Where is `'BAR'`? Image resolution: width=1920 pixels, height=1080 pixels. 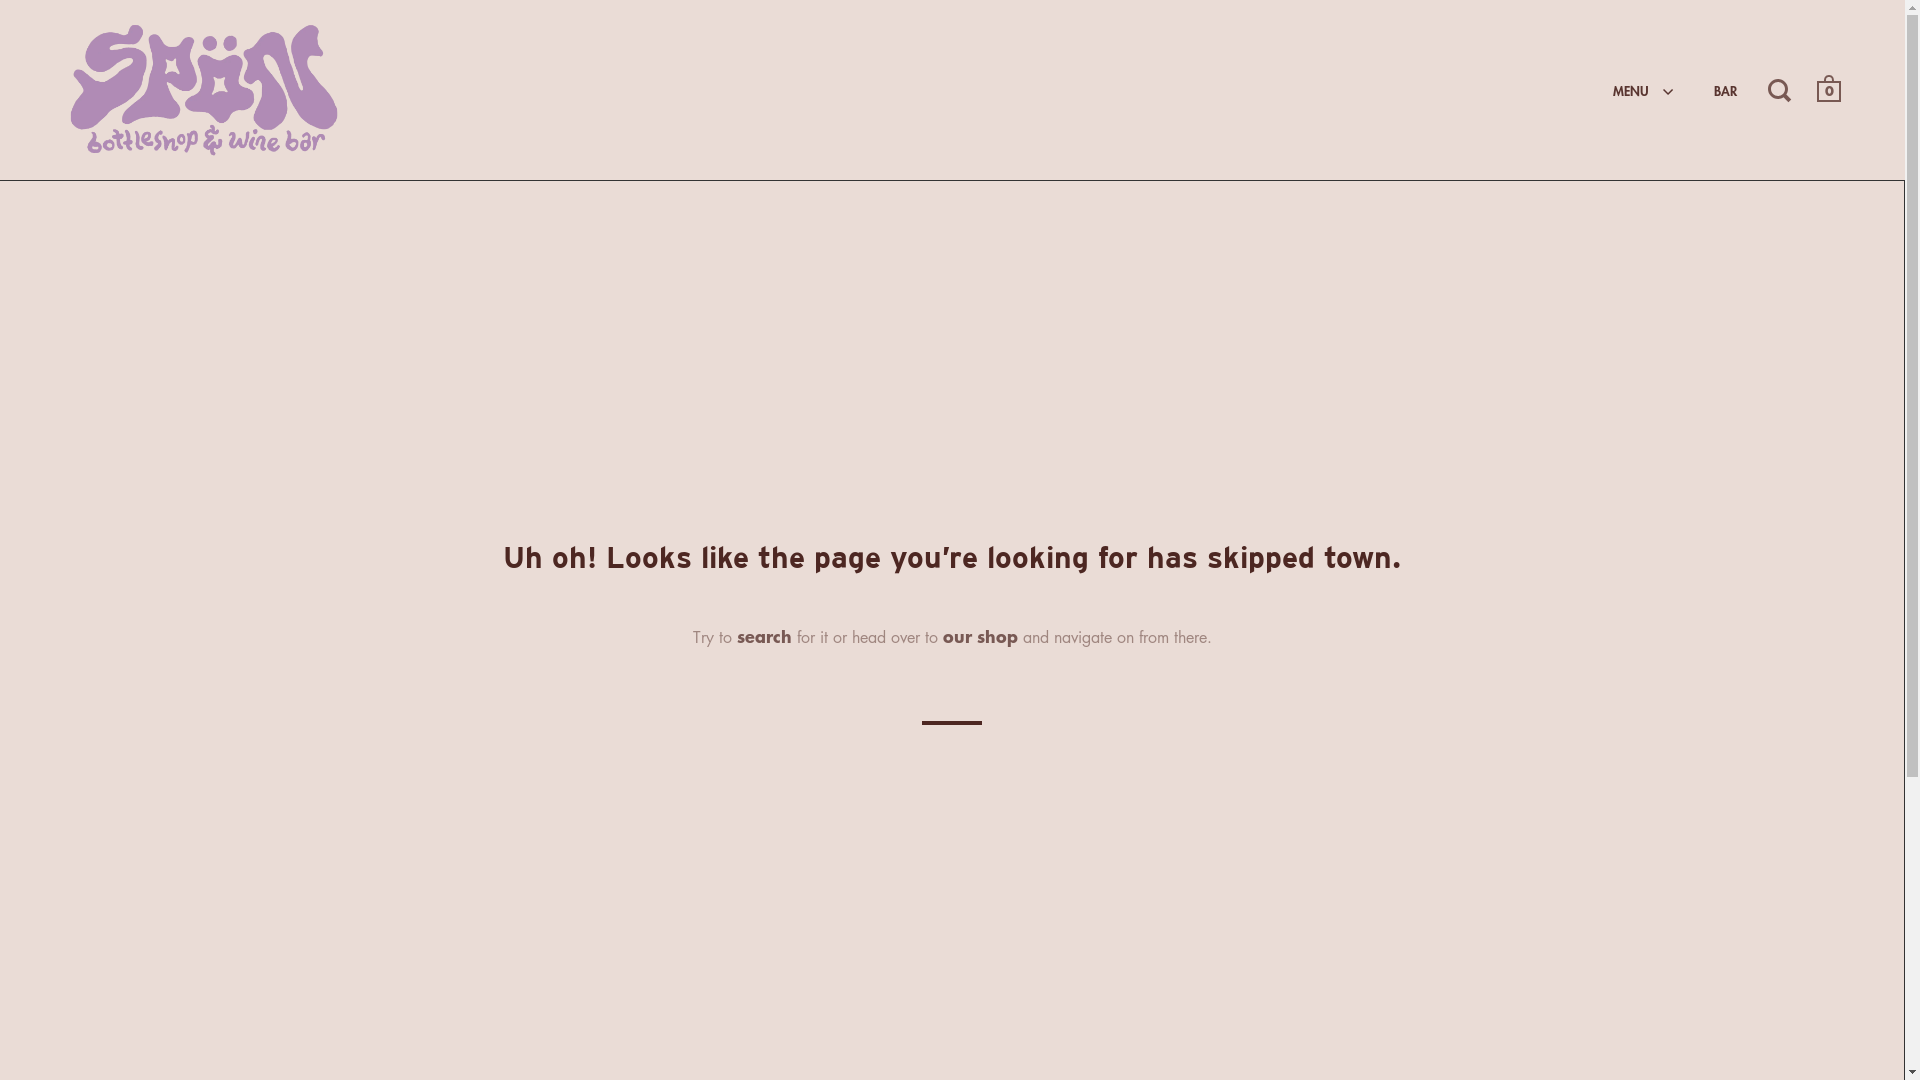
'BAR' is located at coordinates (1724, 88).